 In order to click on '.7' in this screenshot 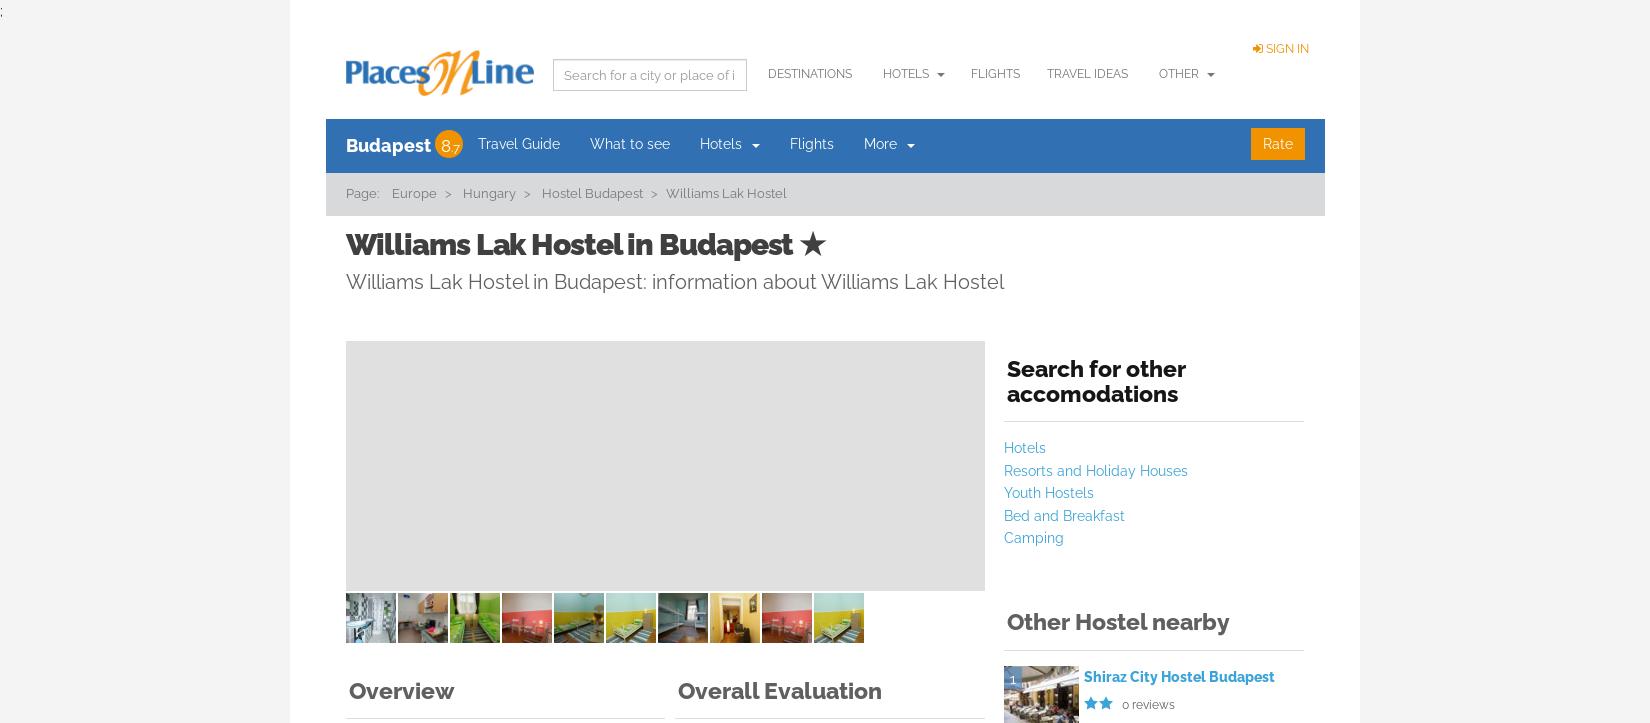, I will do `click(453, 147)`.